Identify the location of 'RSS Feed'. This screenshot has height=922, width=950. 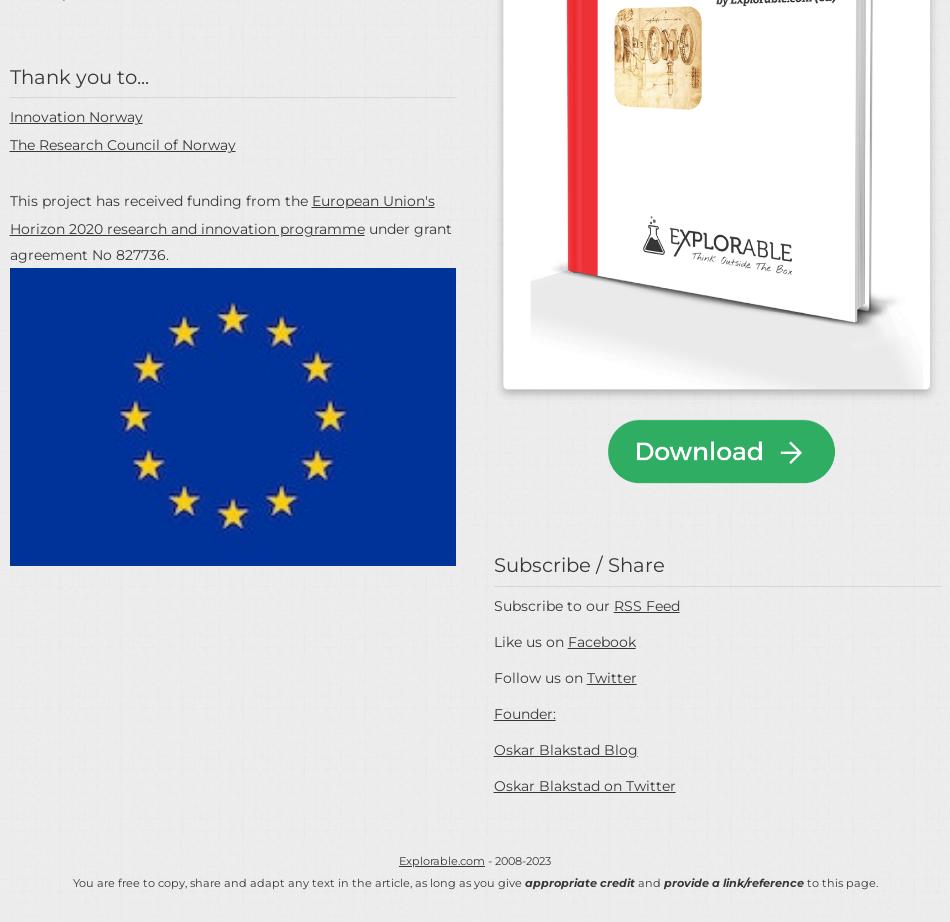
(646, 605).